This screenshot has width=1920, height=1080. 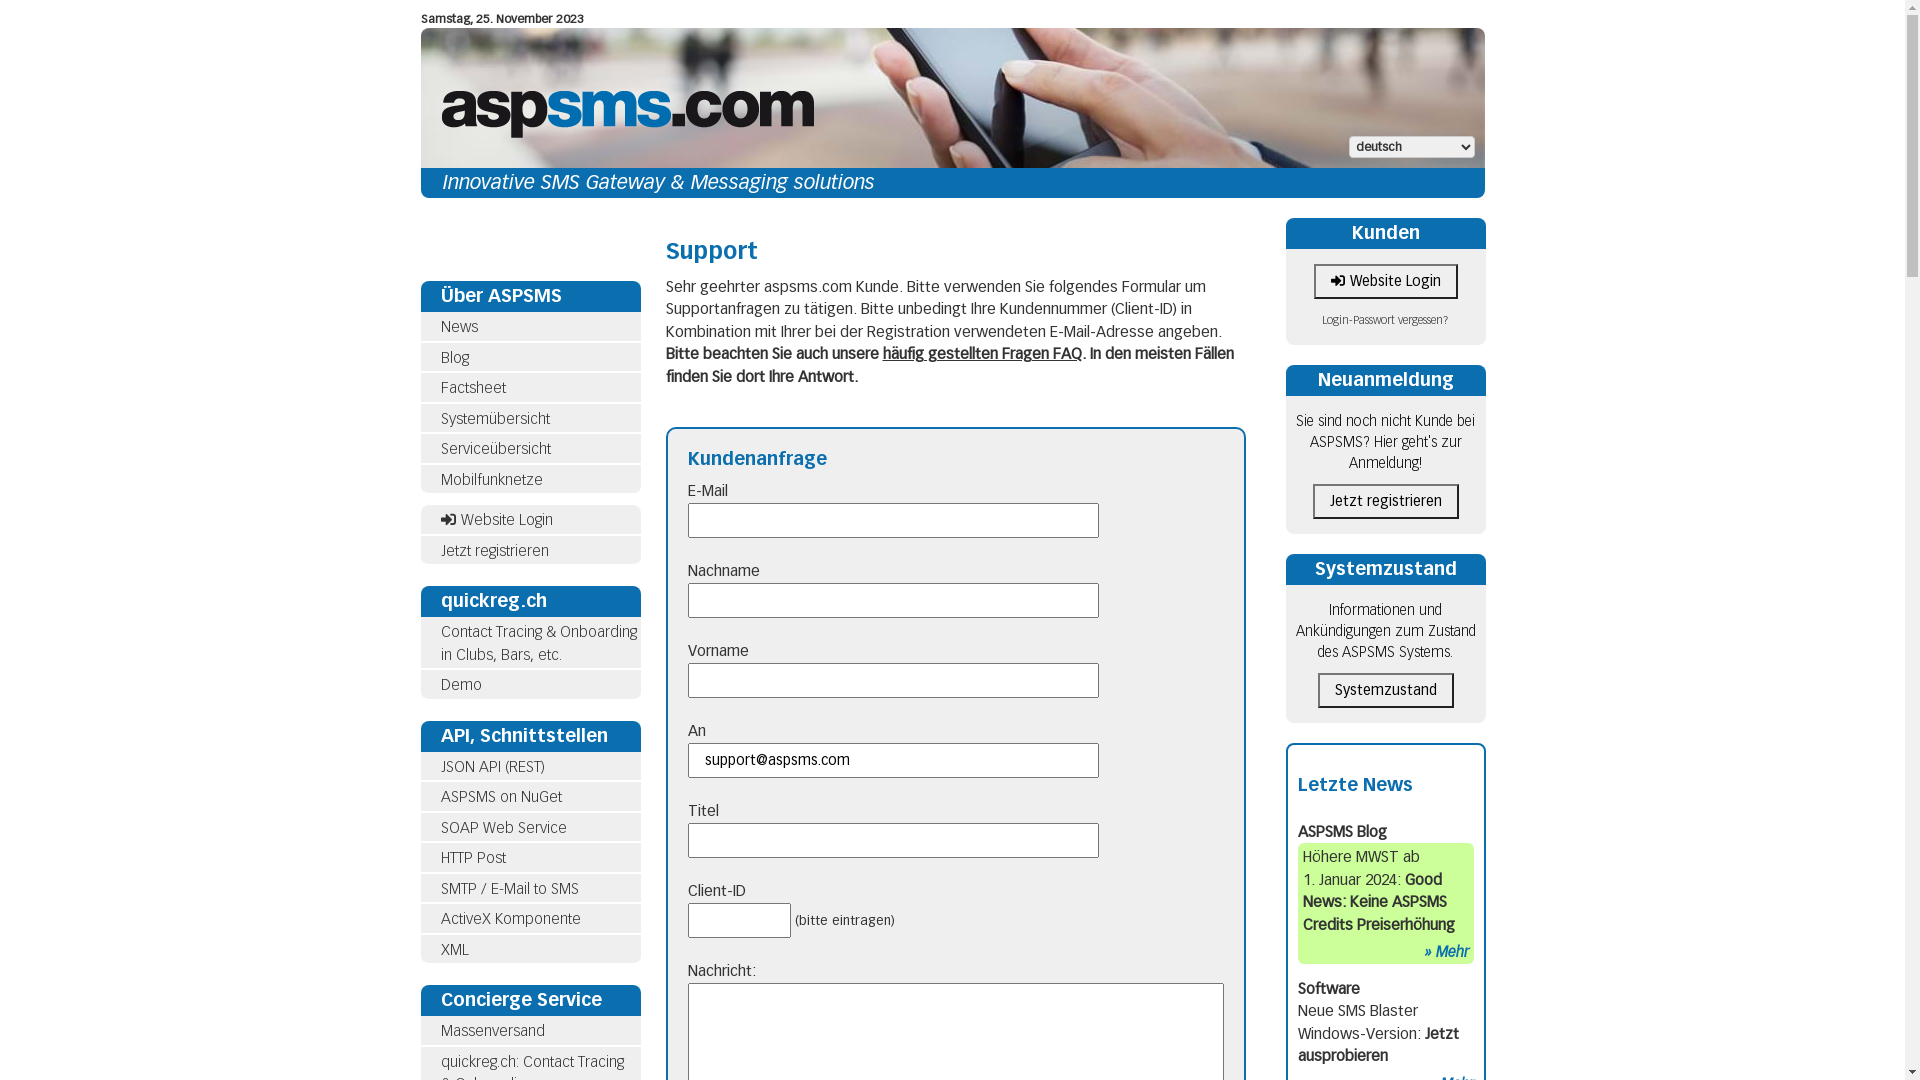 What do you see at coordinates (529, 796) in the screenshot?
I see `'ASPSMS on NuGet'` at bounding box center [529, 796].